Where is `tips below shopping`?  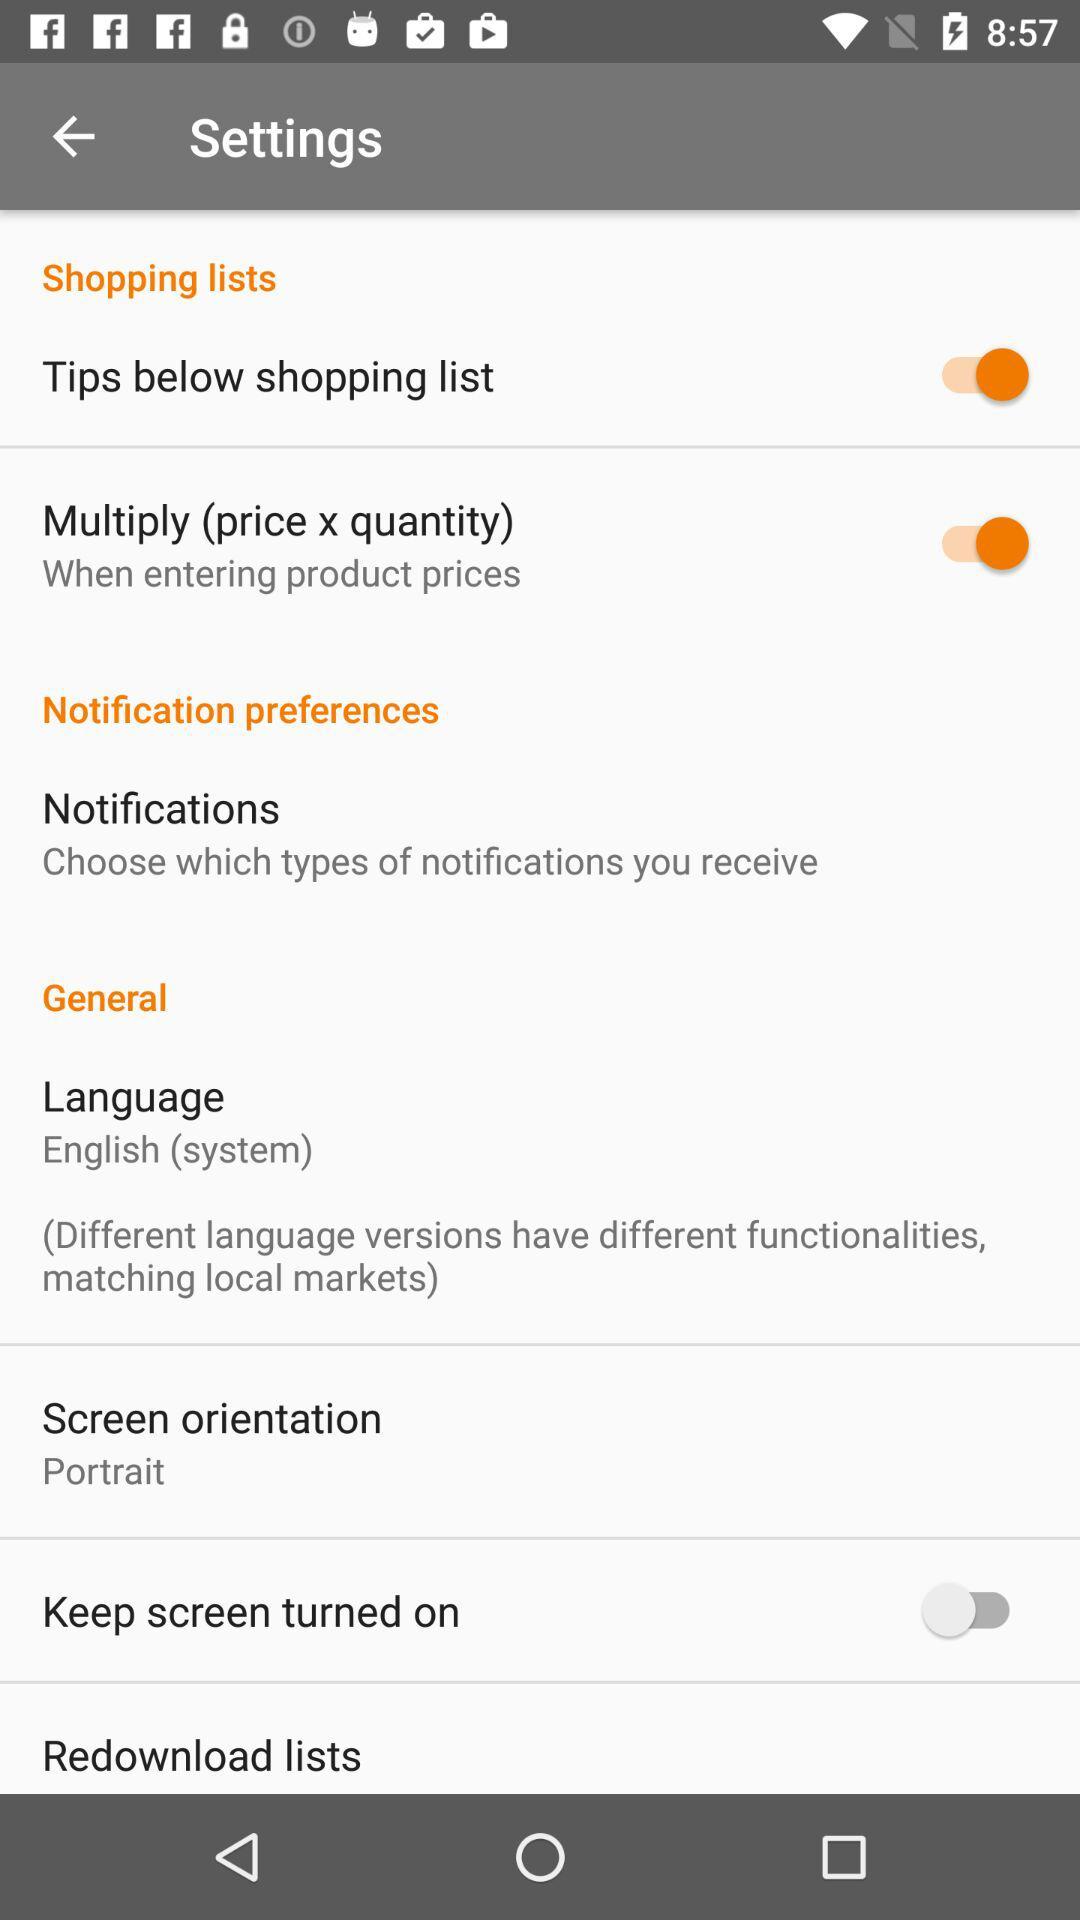
tips below shopping is located at coordinates (267, 374).